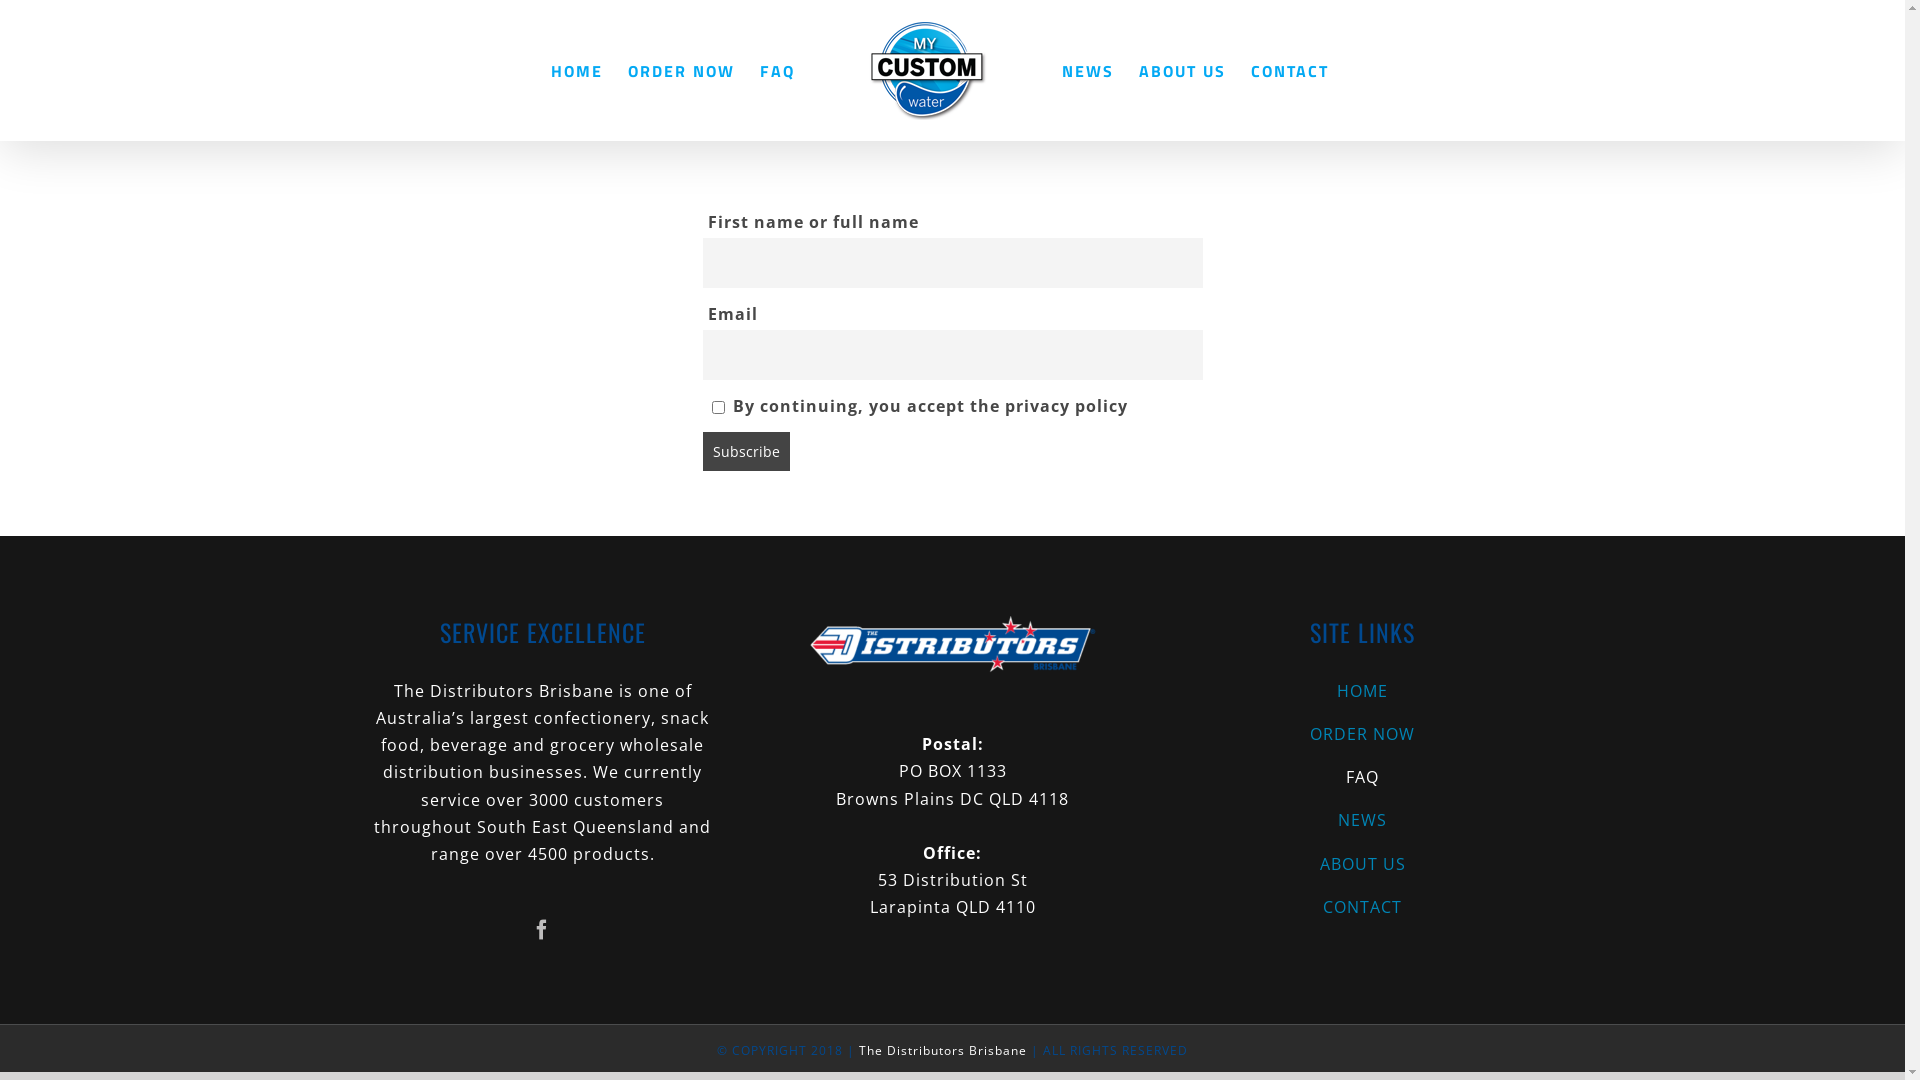 The height and width of the screenshot is (1080, 1920). I want to click on 'ABOUT US', so click(1182, 69).